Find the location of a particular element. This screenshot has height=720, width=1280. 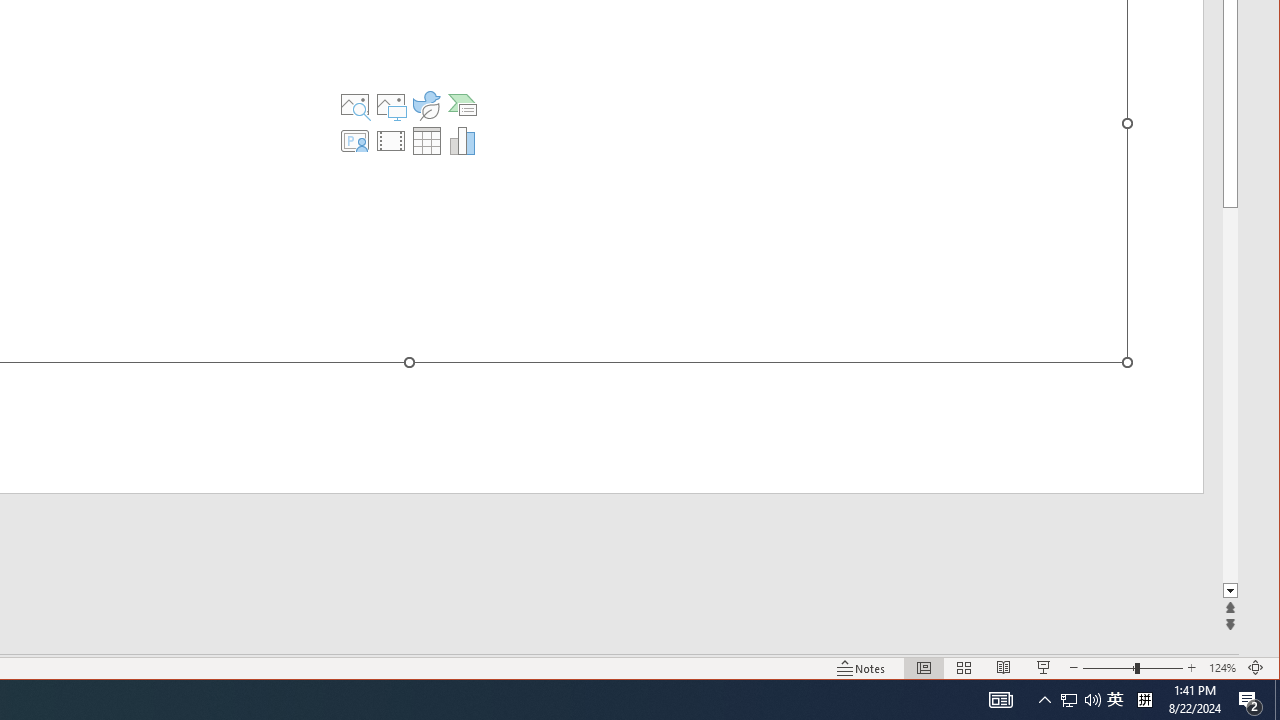

'Insert Chart' is located at coordinates (461, 140).